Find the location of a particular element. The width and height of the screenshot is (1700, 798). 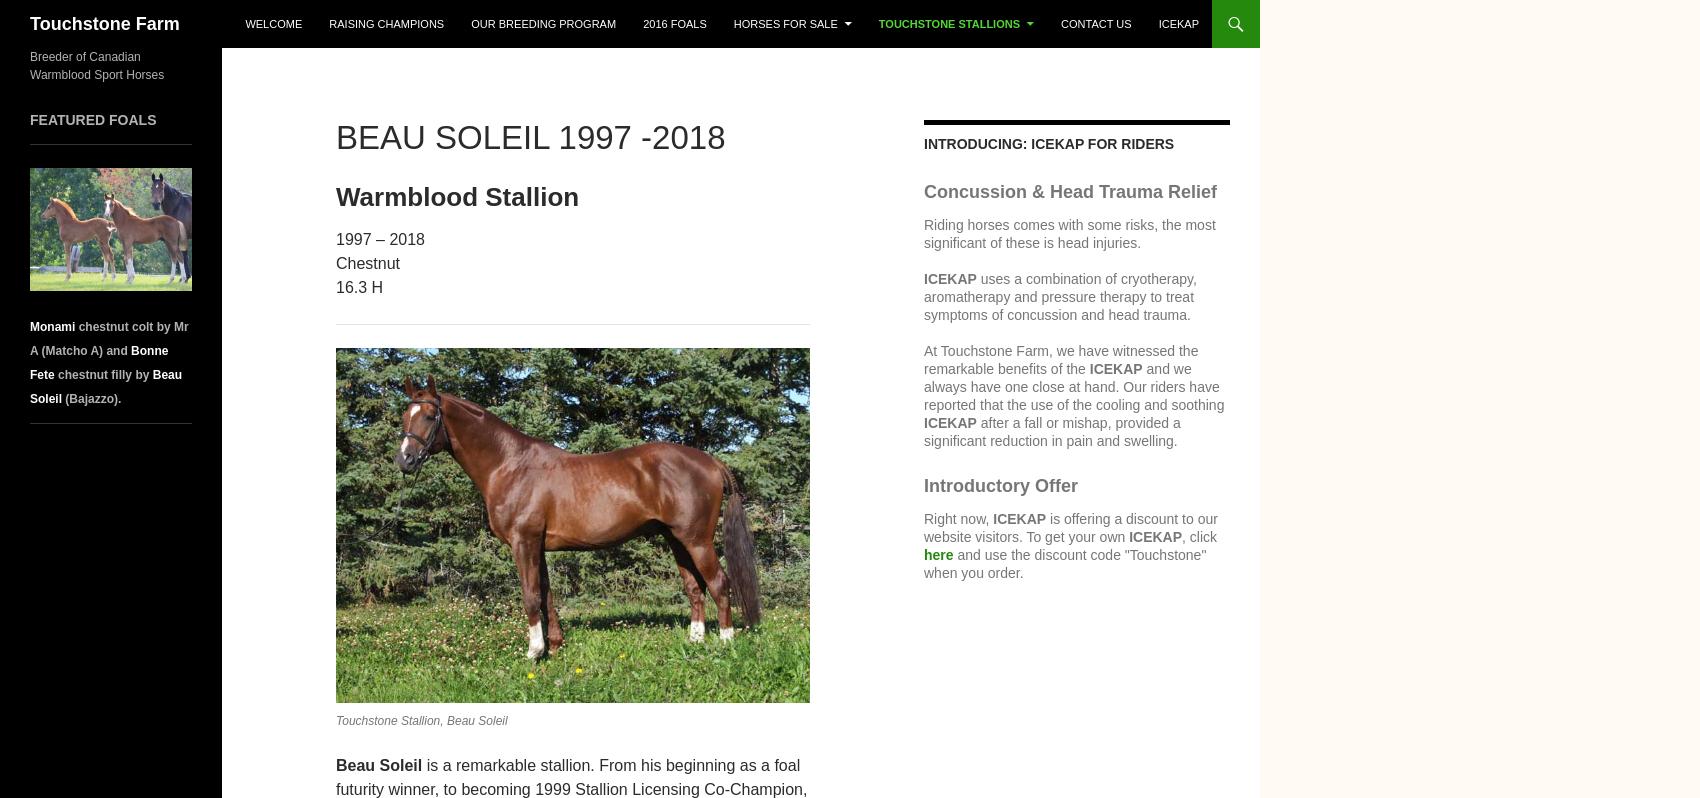

'uses a combination of cryotherapy, aromatherapy and pressure therapy to treat symptoms of concussion and head trauma.' is located at coordinates (1058, 296).